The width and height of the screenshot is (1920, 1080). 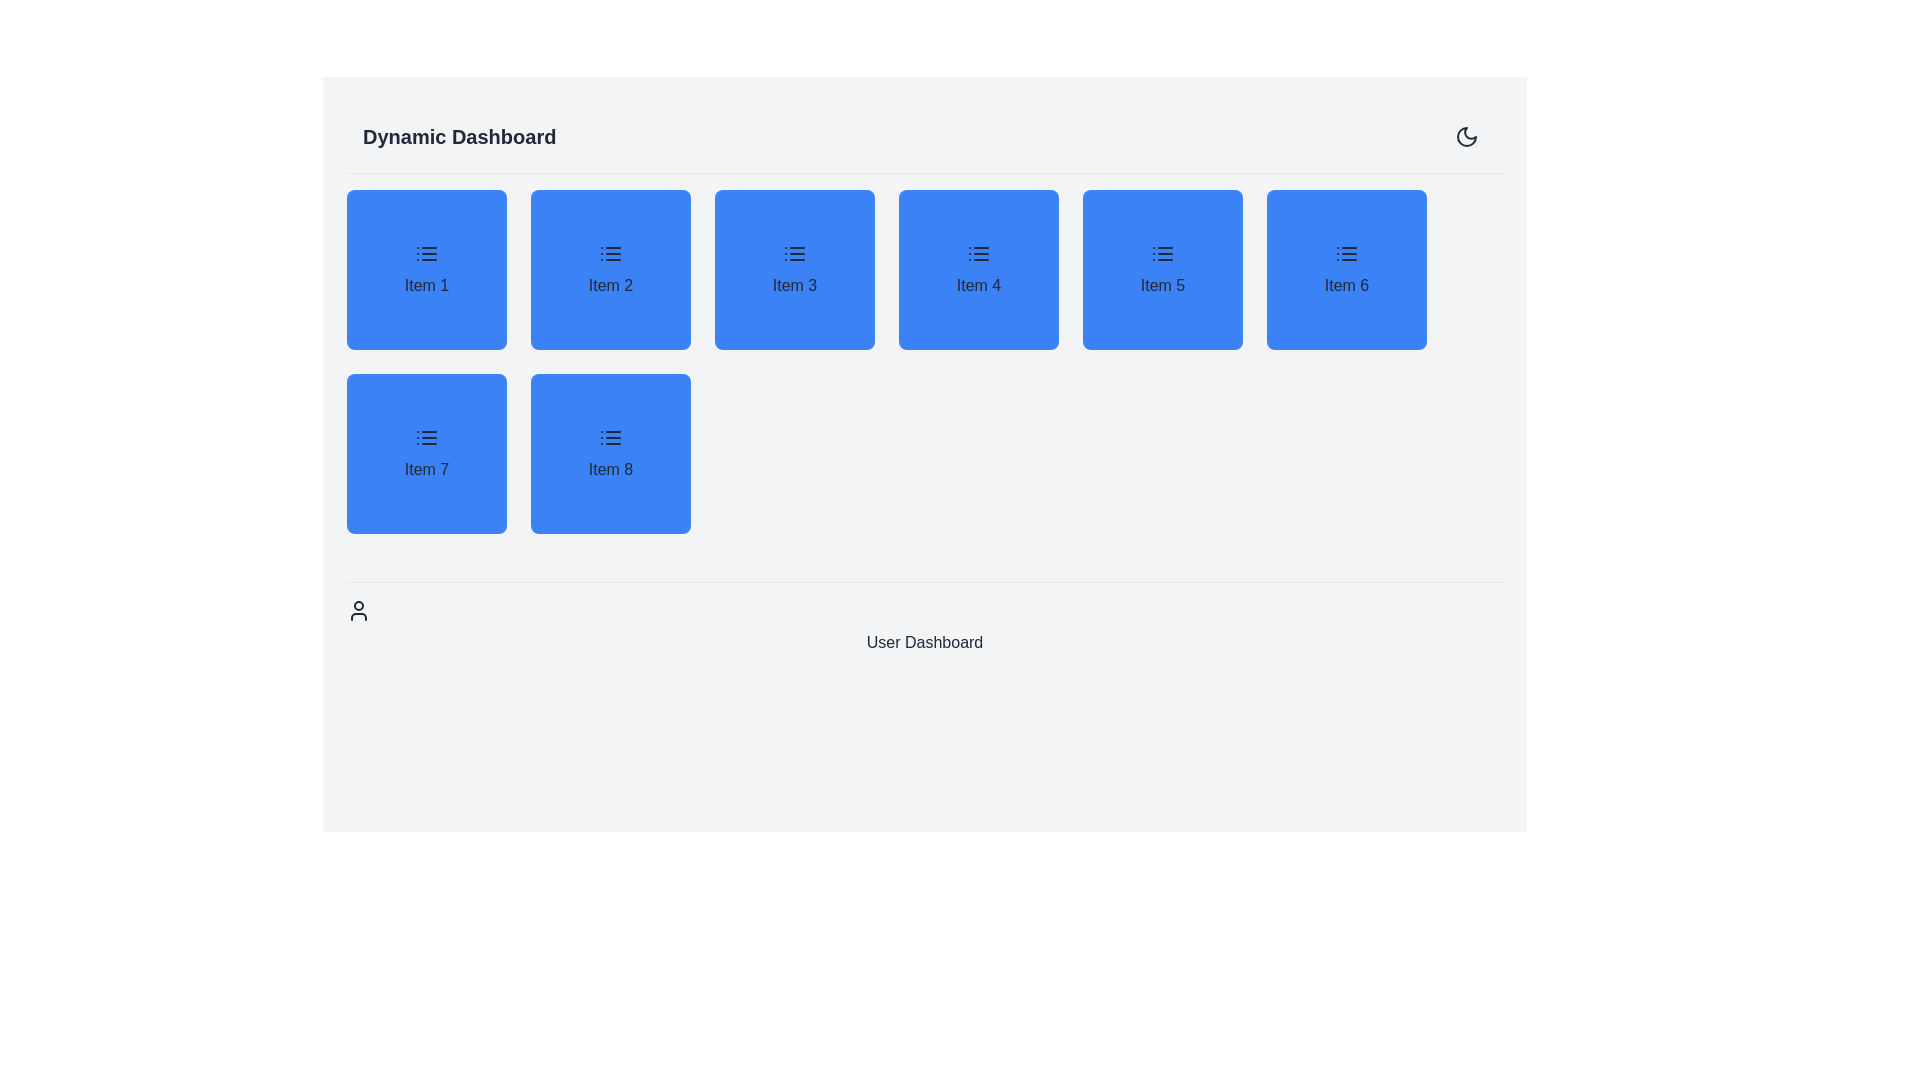 I want to click on the icon resembling three horizontal lines located in the bright blue rectangular card labeled 'Item 6', so click(x=1347, y=253).